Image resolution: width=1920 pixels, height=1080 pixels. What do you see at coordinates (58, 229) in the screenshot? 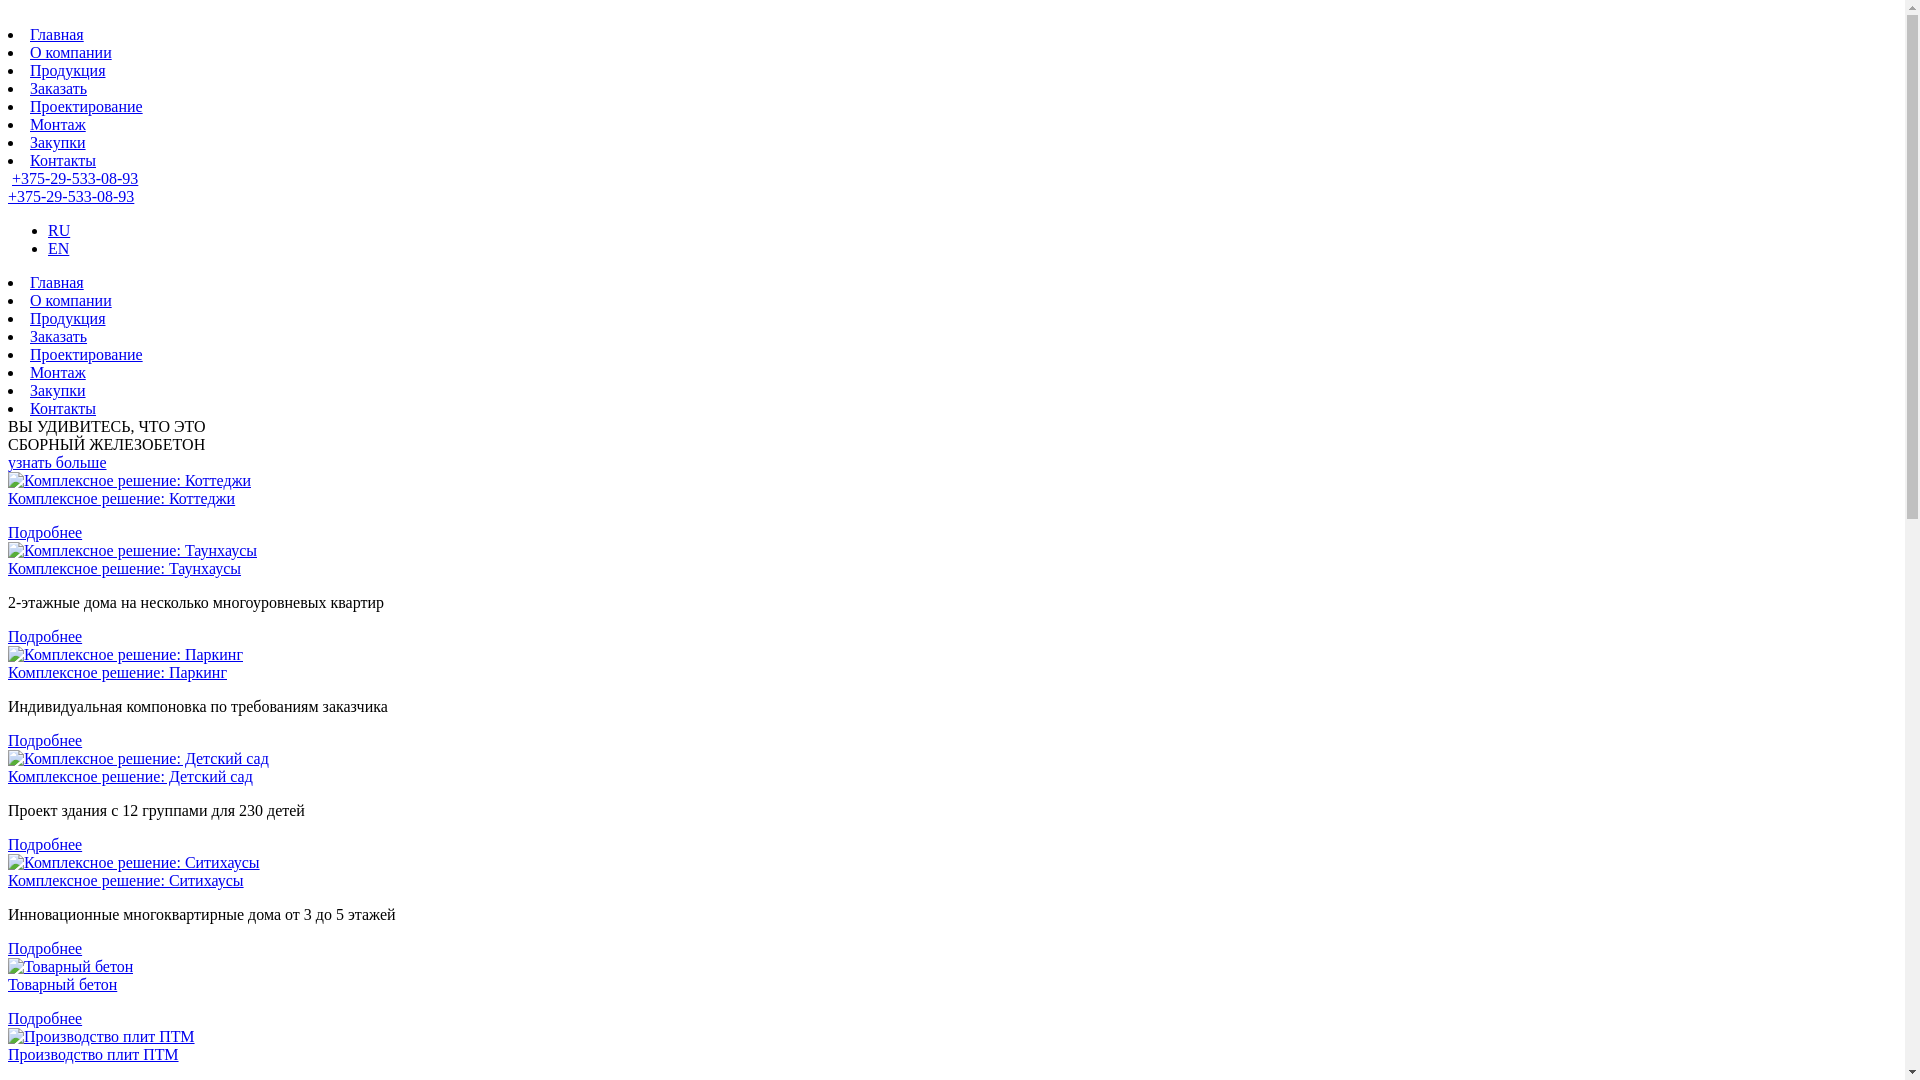
I see `'RU'` at bounding box center [58, 229].